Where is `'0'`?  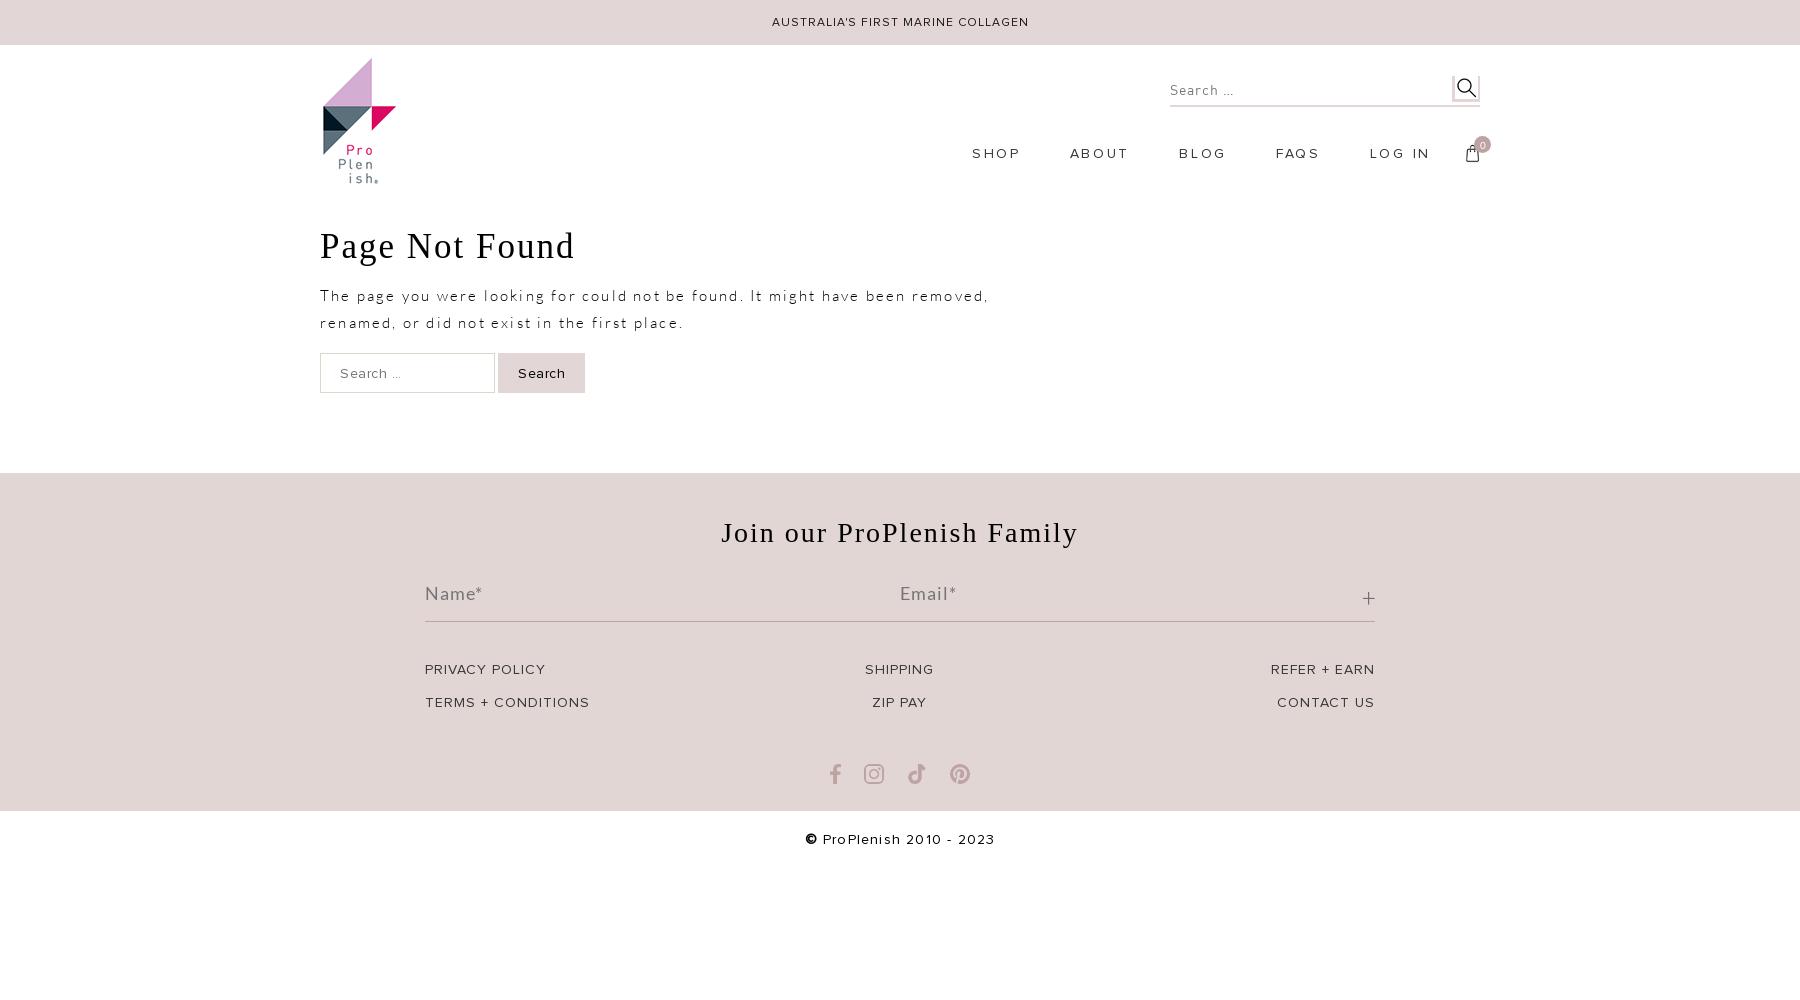
'0' is located at coordinates (1481, 144).